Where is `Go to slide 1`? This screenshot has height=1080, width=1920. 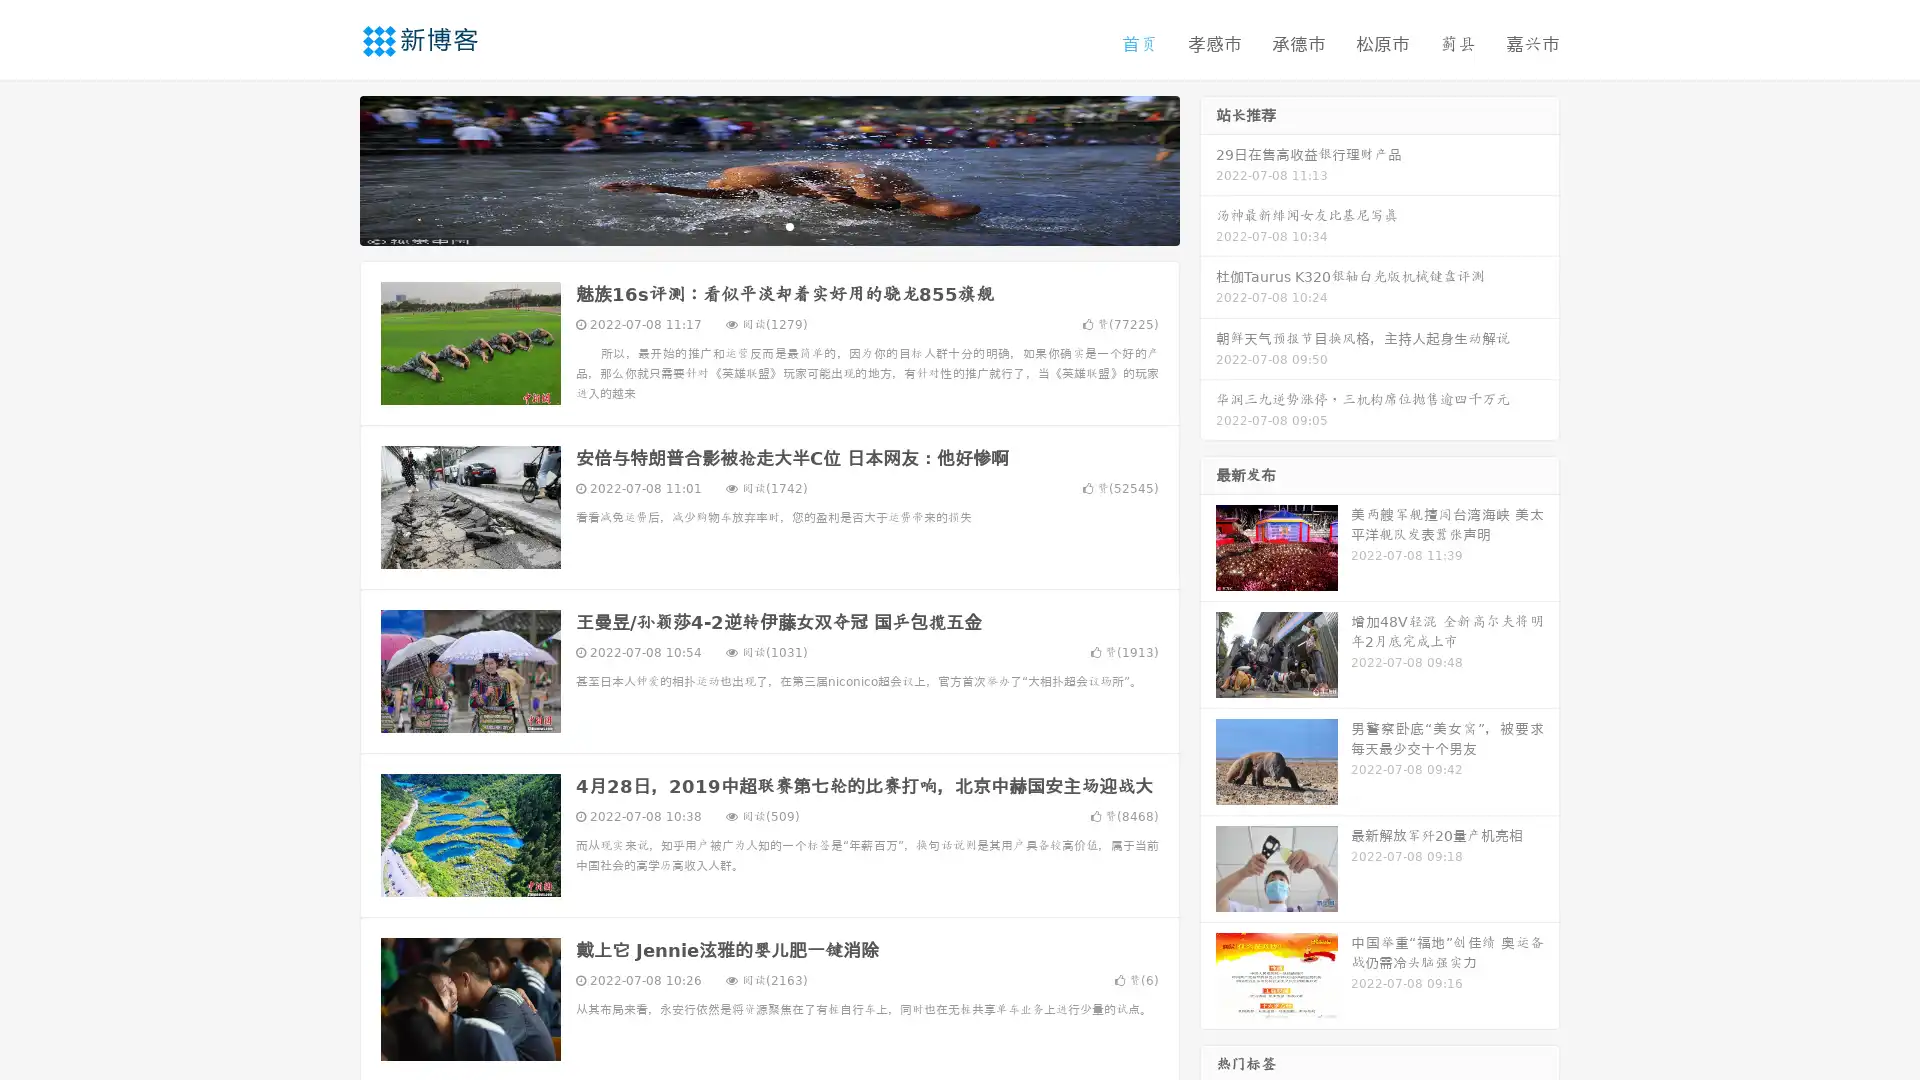 Go to slide 1 is located at coordinates (748, 225).